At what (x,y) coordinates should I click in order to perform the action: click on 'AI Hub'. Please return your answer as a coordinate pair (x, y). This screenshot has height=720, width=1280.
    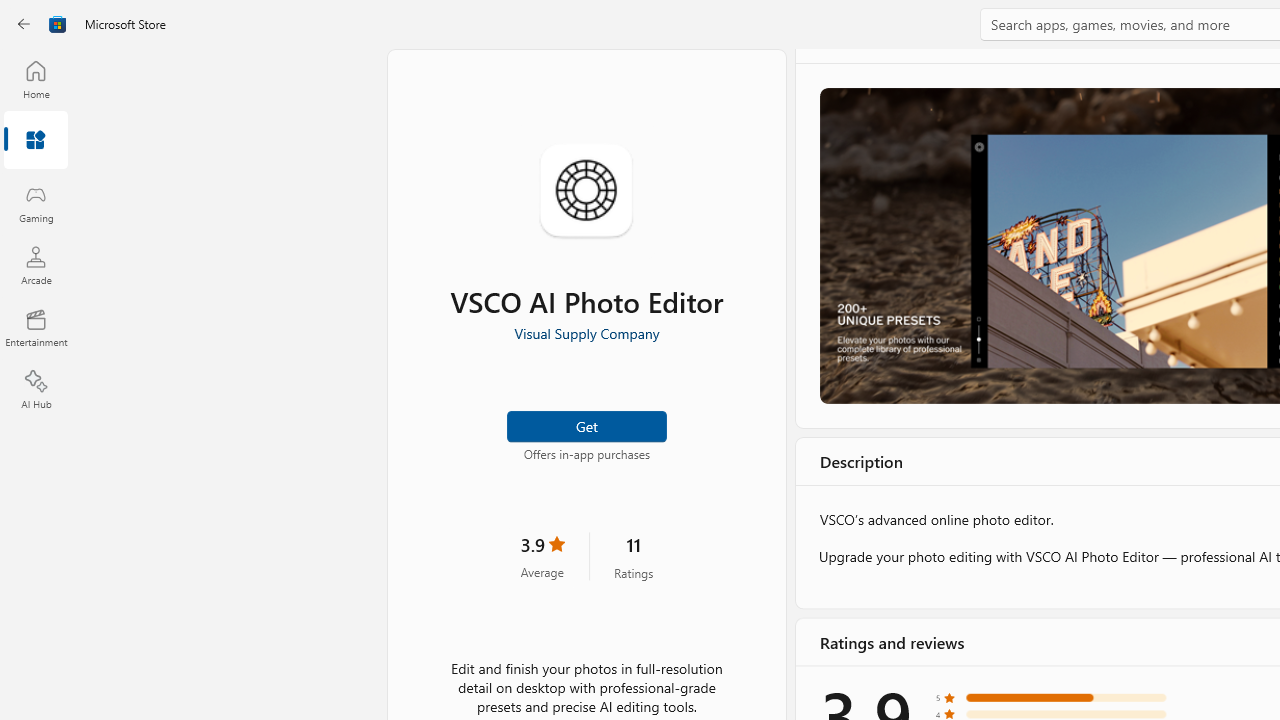
    Looking at the image, I should click on (35, 390).